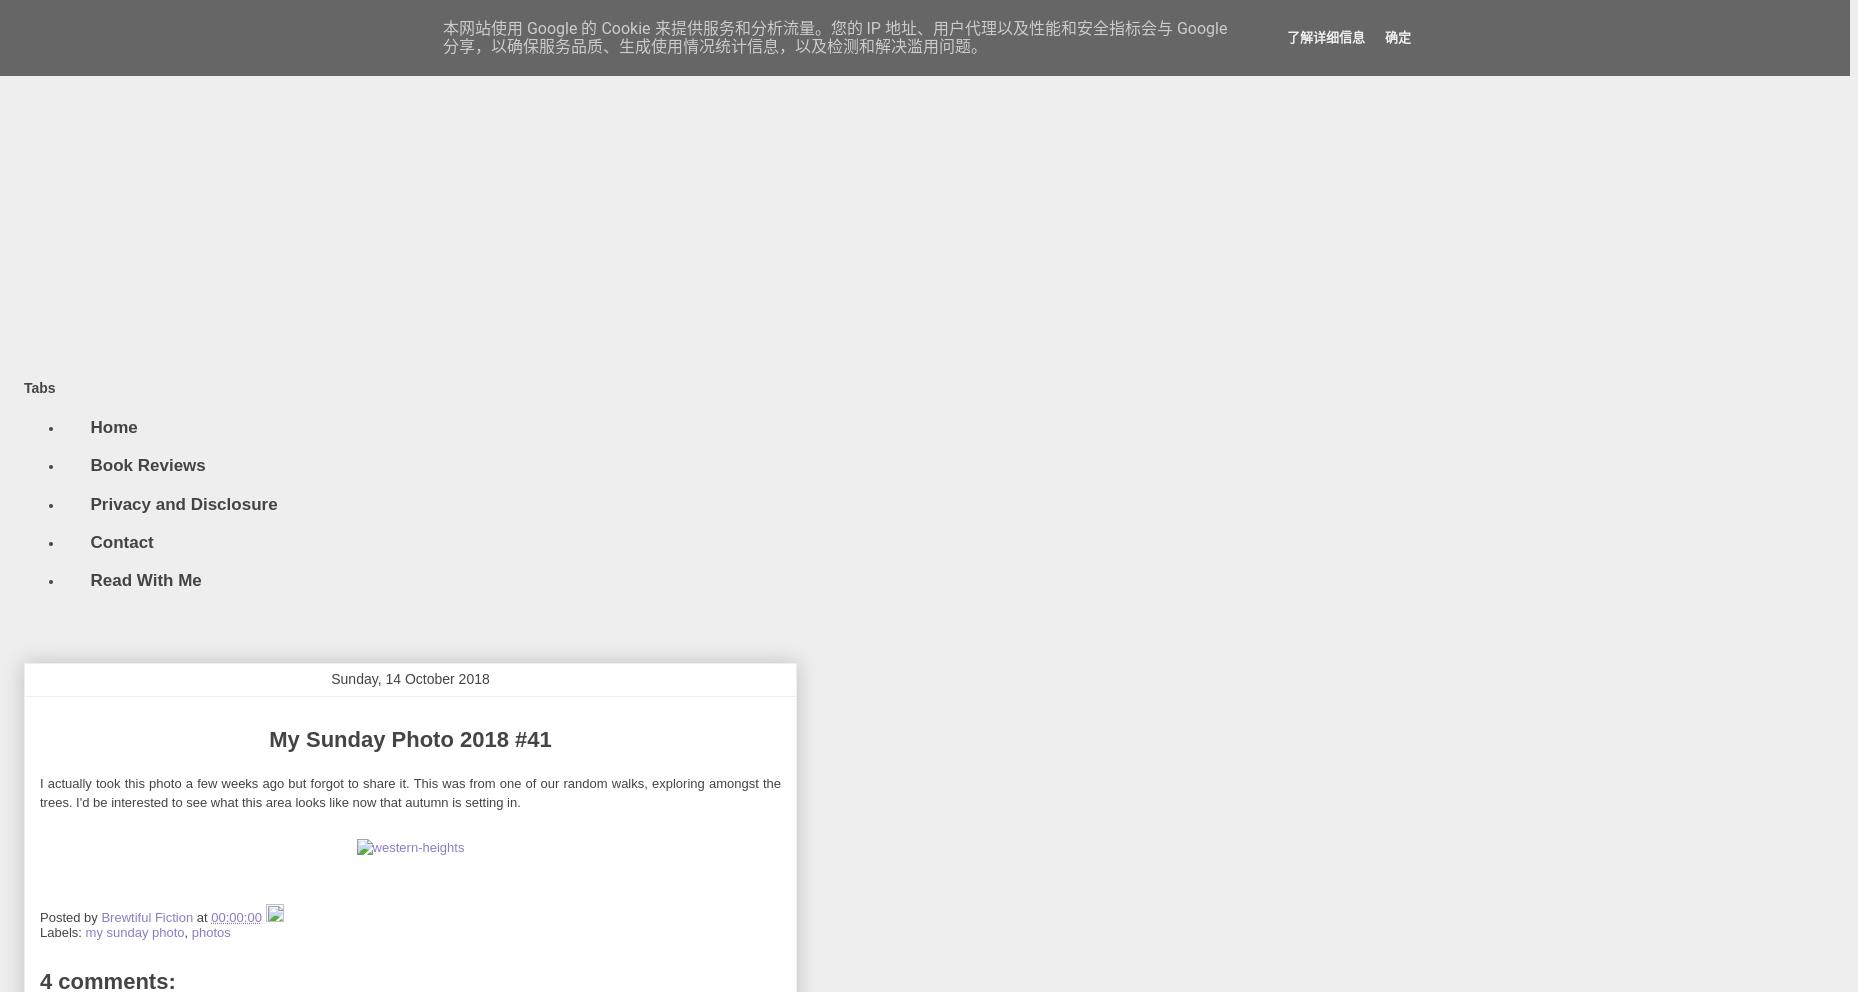 The width and height of the screenshot is (1858, 992). What do you see at coordinates (268, 739) in the screenshot?
I see `'My Sunday Photo 2018 #41'` at bounding box center [268, 739].